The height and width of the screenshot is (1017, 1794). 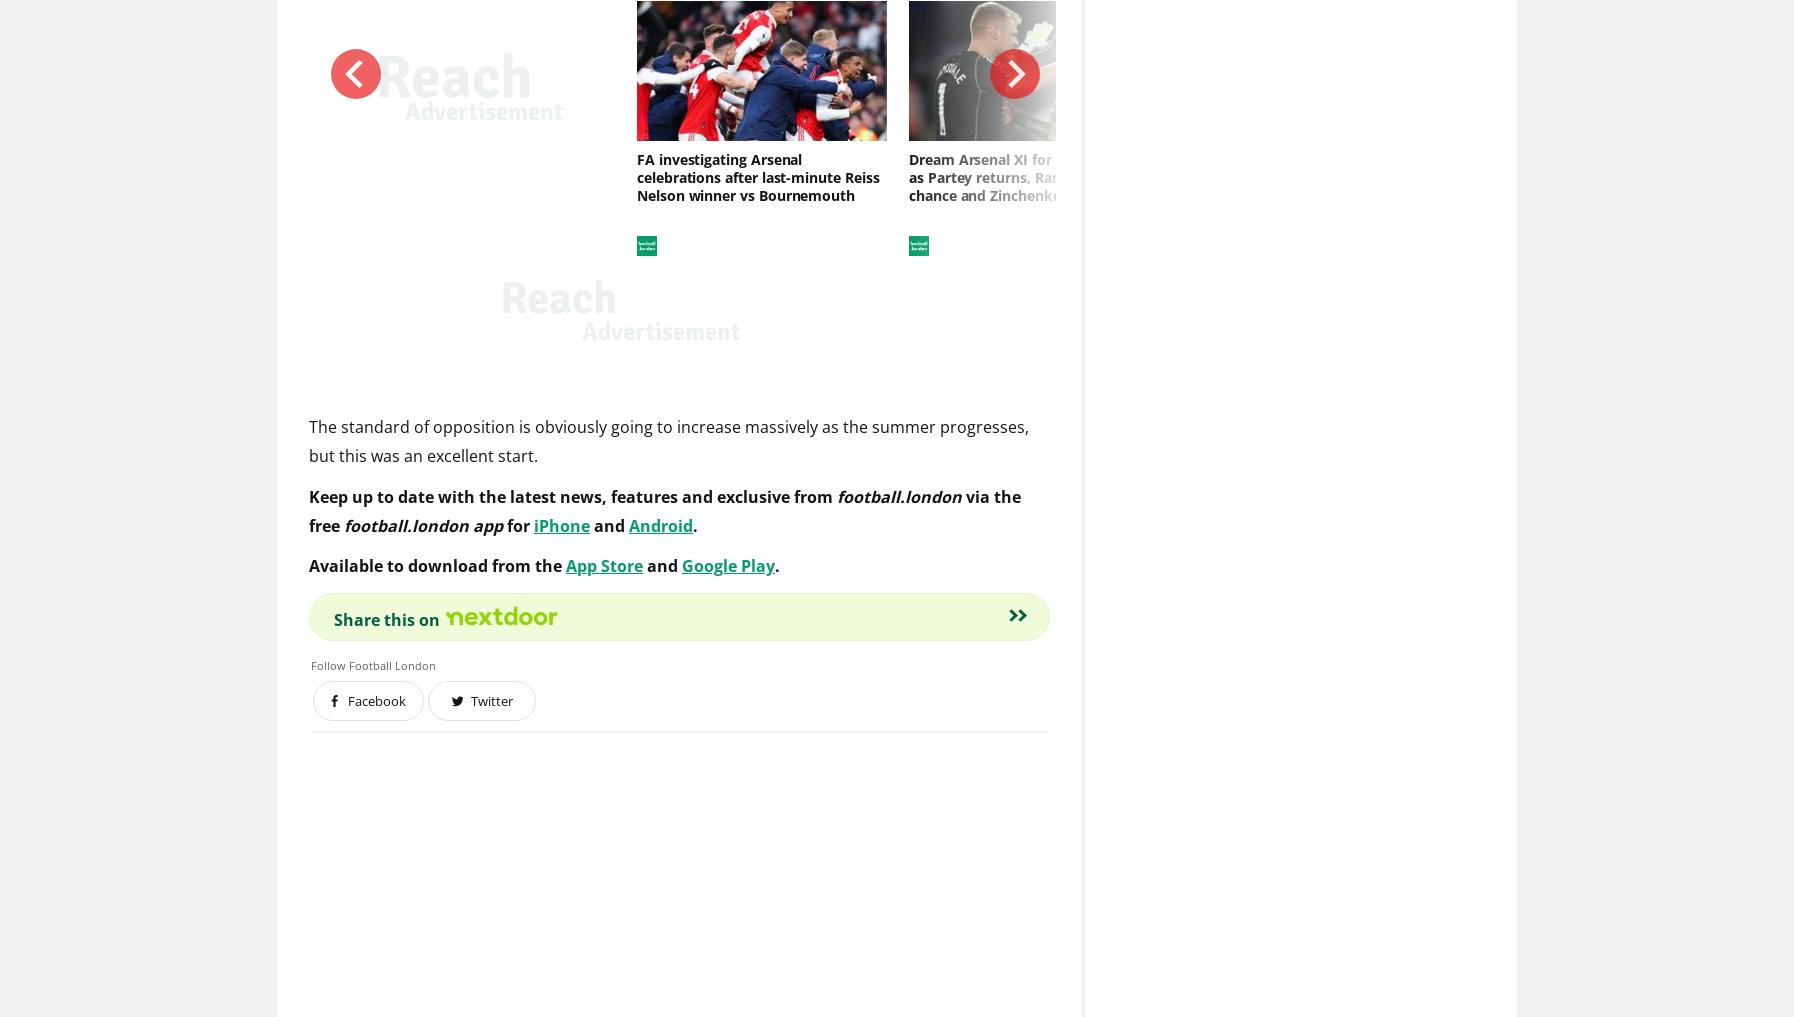 I want to click on 'Twitter', so click(x=491, y=701).